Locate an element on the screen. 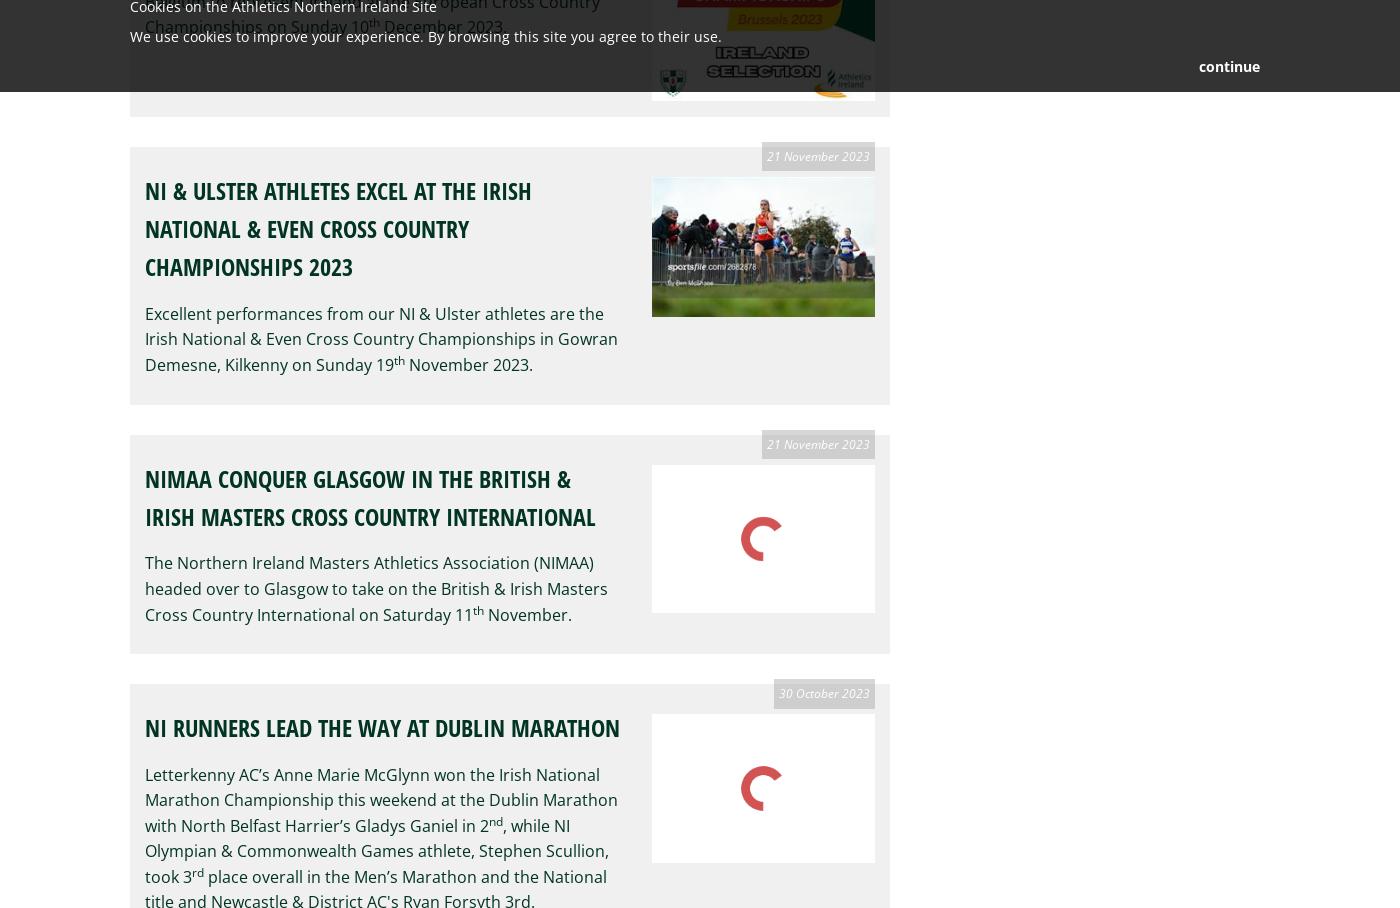  'December 2023.' is located at coordinates (443, 25).